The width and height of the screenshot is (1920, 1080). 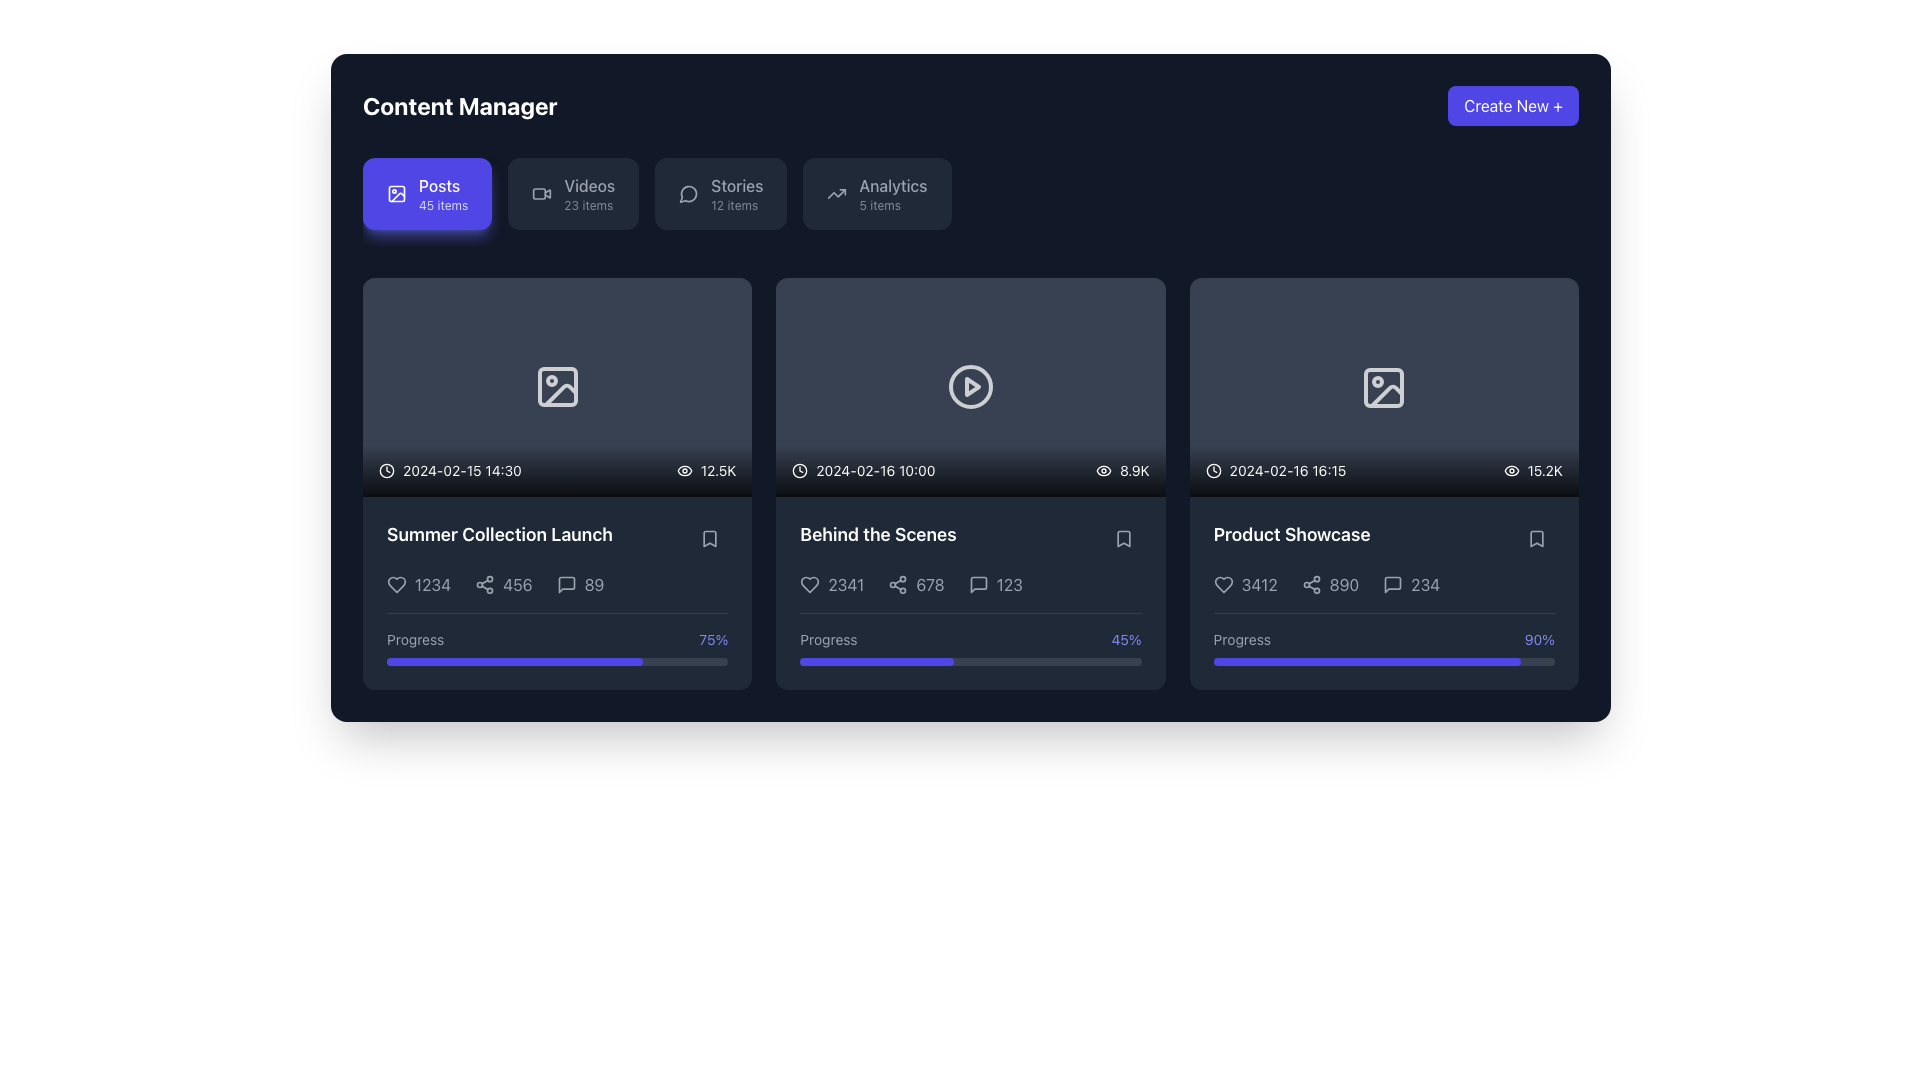 I want to click on the text label reading '12 items', which is styled in a small font size and semi-transparent light gray color, located directly below the 'Stories' label in the navigation interface, so click(x=733, y=205).